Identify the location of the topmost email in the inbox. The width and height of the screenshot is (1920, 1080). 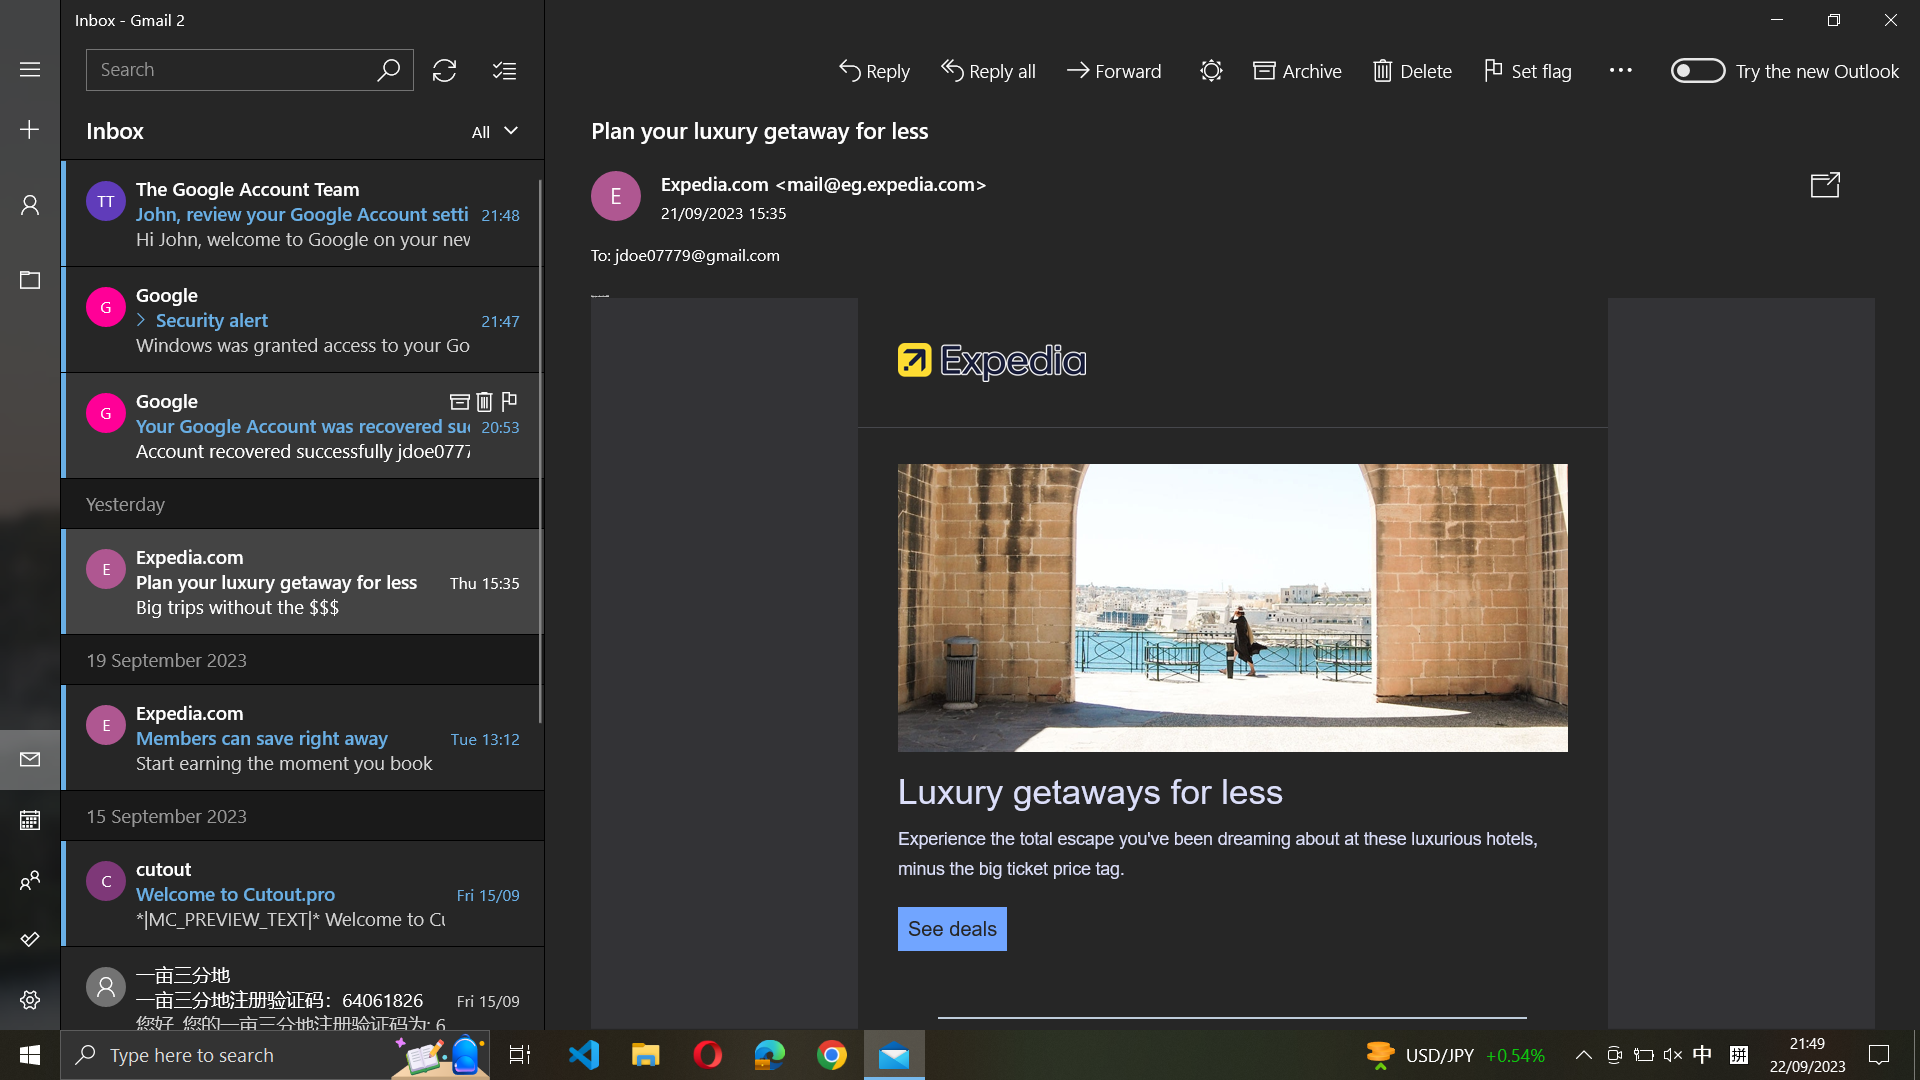
(302, 212).